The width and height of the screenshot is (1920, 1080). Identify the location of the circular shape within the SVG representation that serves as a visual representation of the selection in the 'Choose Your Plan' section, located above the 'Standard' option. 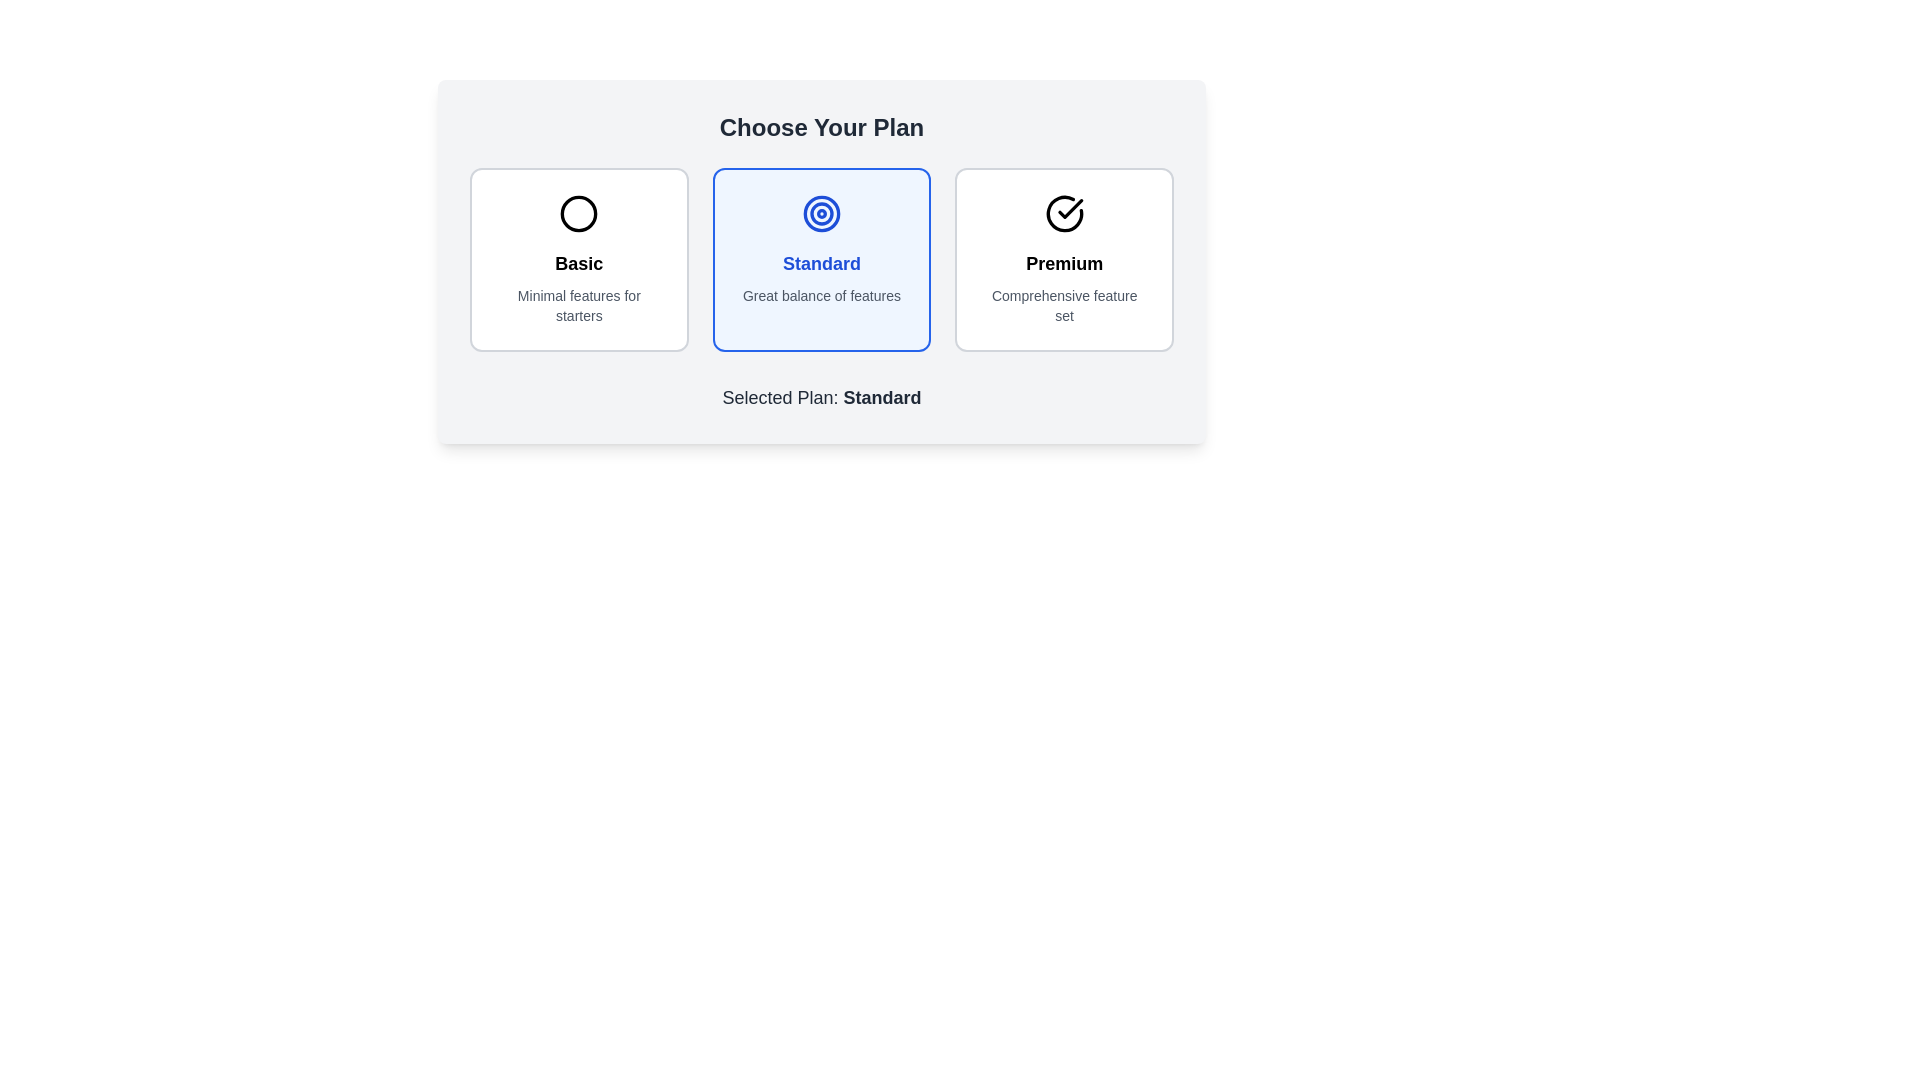
(821, 213).